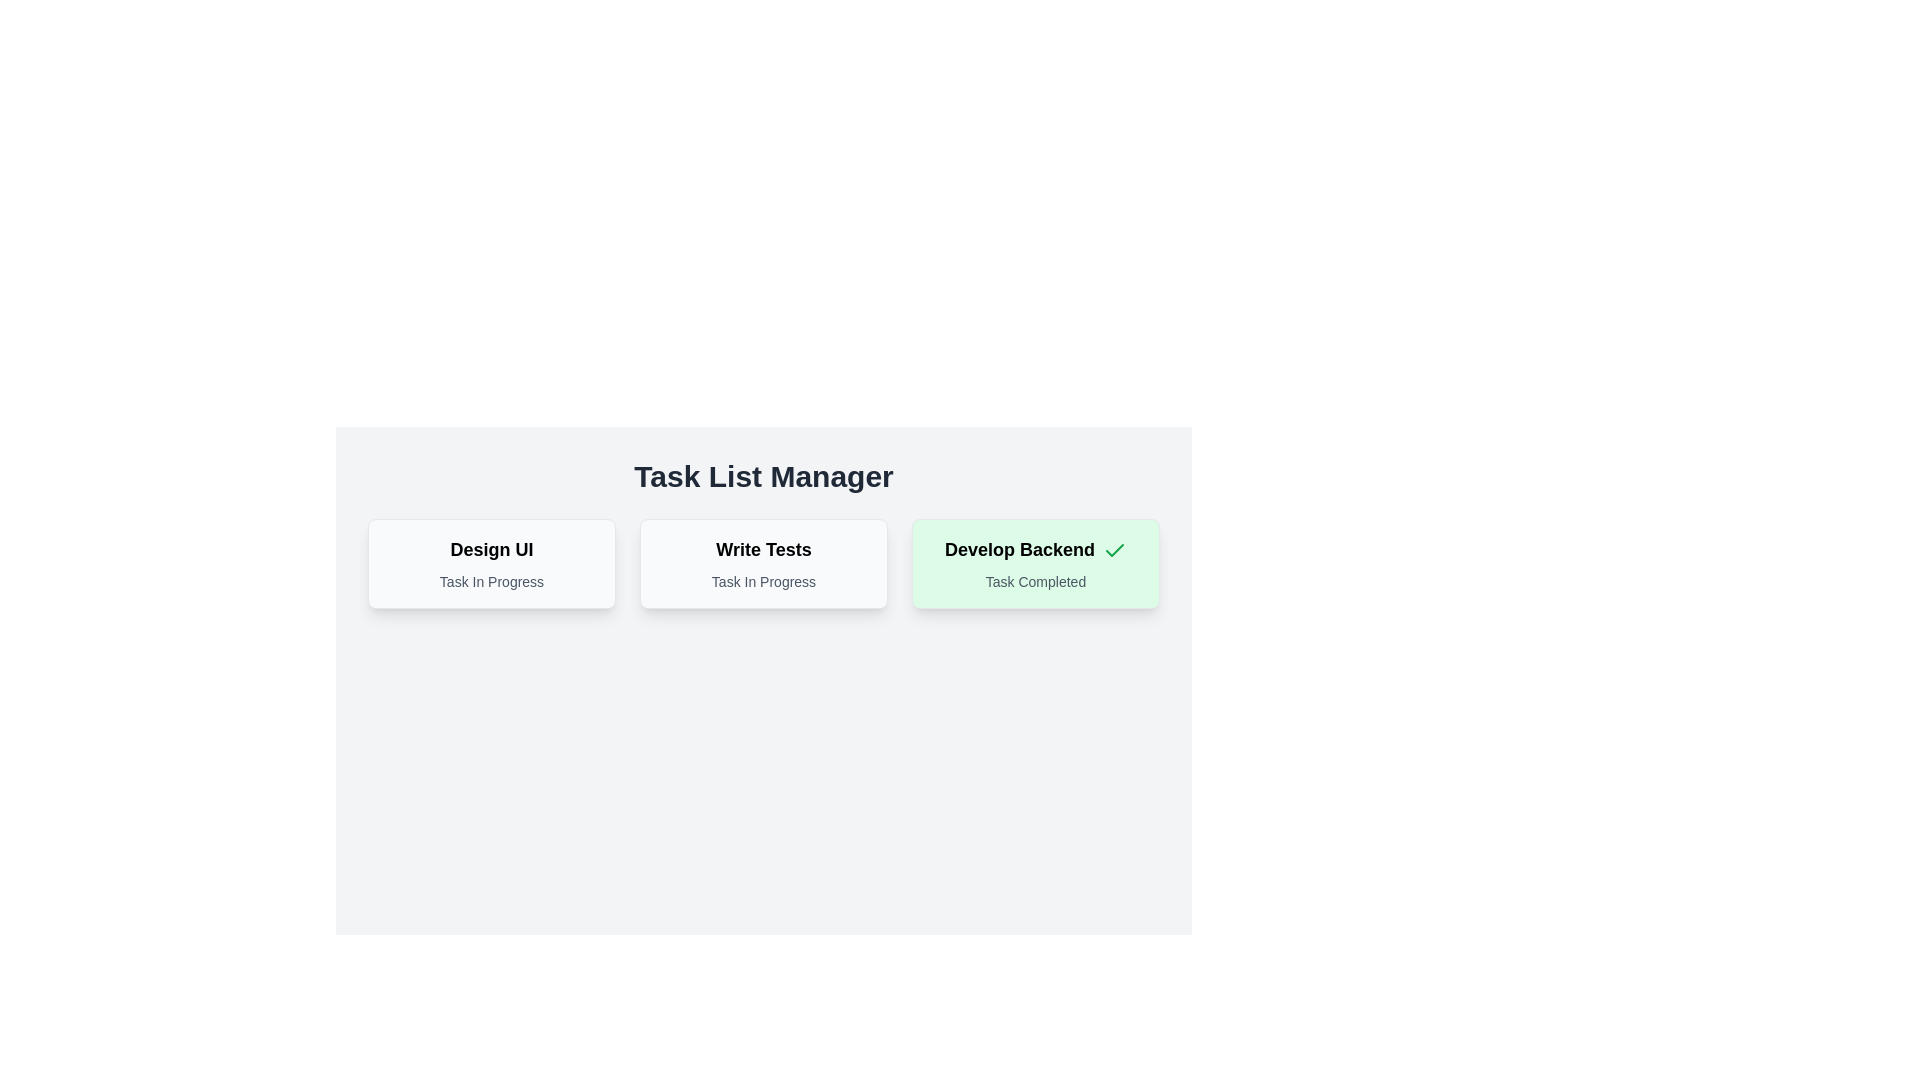  I want to click on the 'Write Tests' text, which is the primary heading of the middle card in a three-card layout, styled with a bold and large font and positioned above the 'Task In Progress' text, so click(762, 550).